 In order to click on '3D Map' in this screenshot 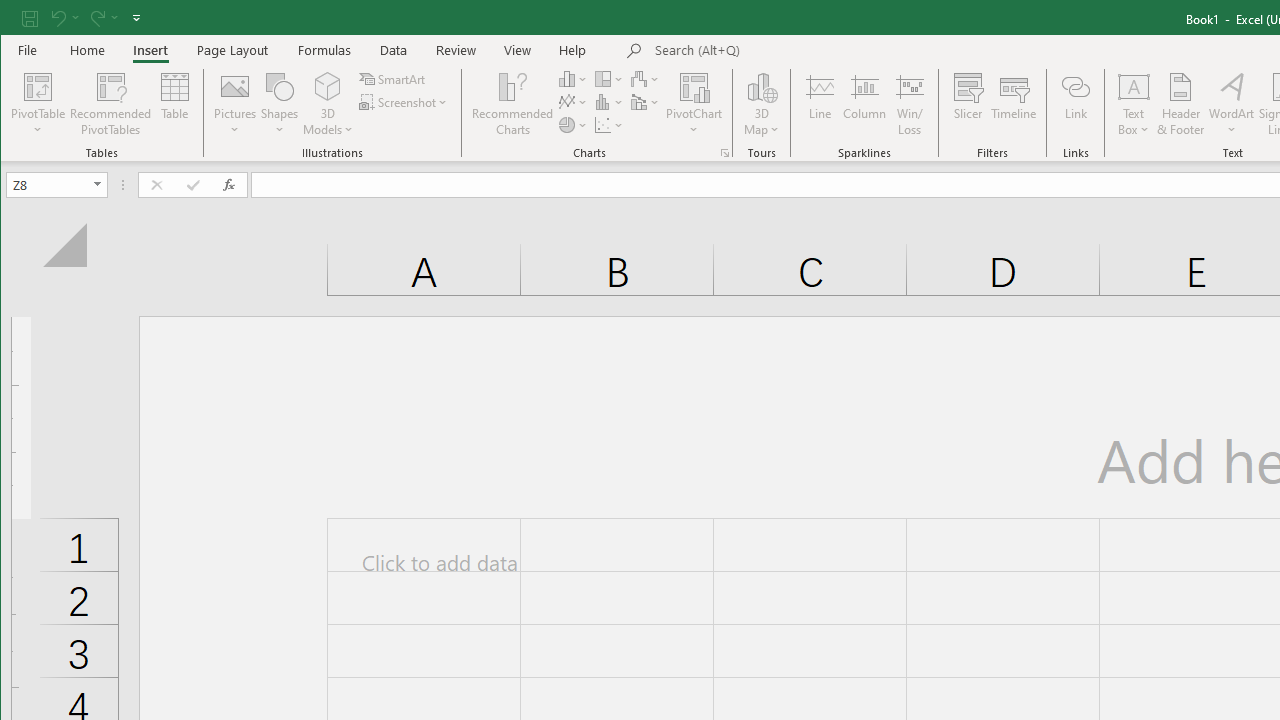, I will do `click(761, 104)`.